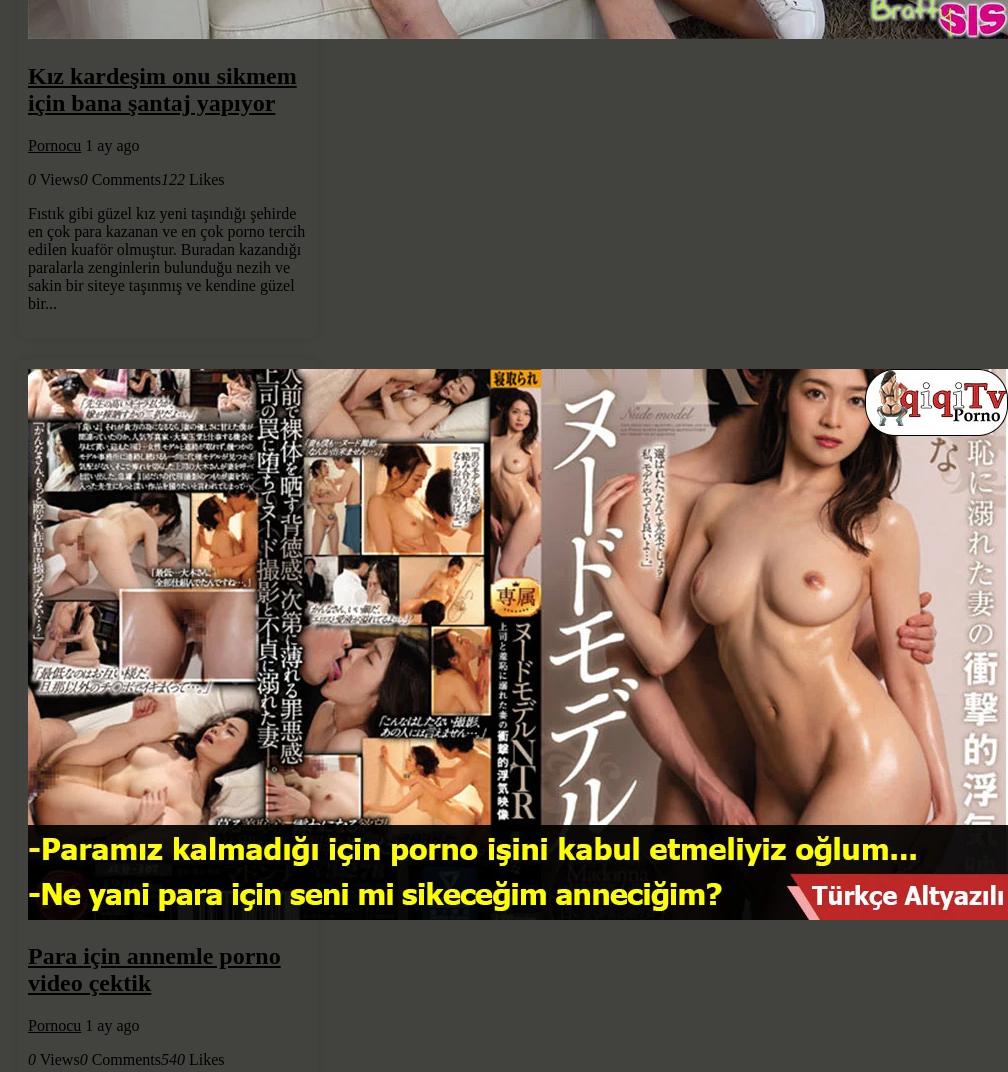 This screenshot has width=1008, height=1072. I want to click on 'Fıstık gibi güzel kız yeni taşındığı şehirde en çok para kazanan ve en çok porno tercih edilen kuaför olmuştur. Buradan kazandığı paralarla zenginlerin bulunduğu nezih ve sakin bir siteye taşınmış ve kendine güzel bir...', so click(166, 257).